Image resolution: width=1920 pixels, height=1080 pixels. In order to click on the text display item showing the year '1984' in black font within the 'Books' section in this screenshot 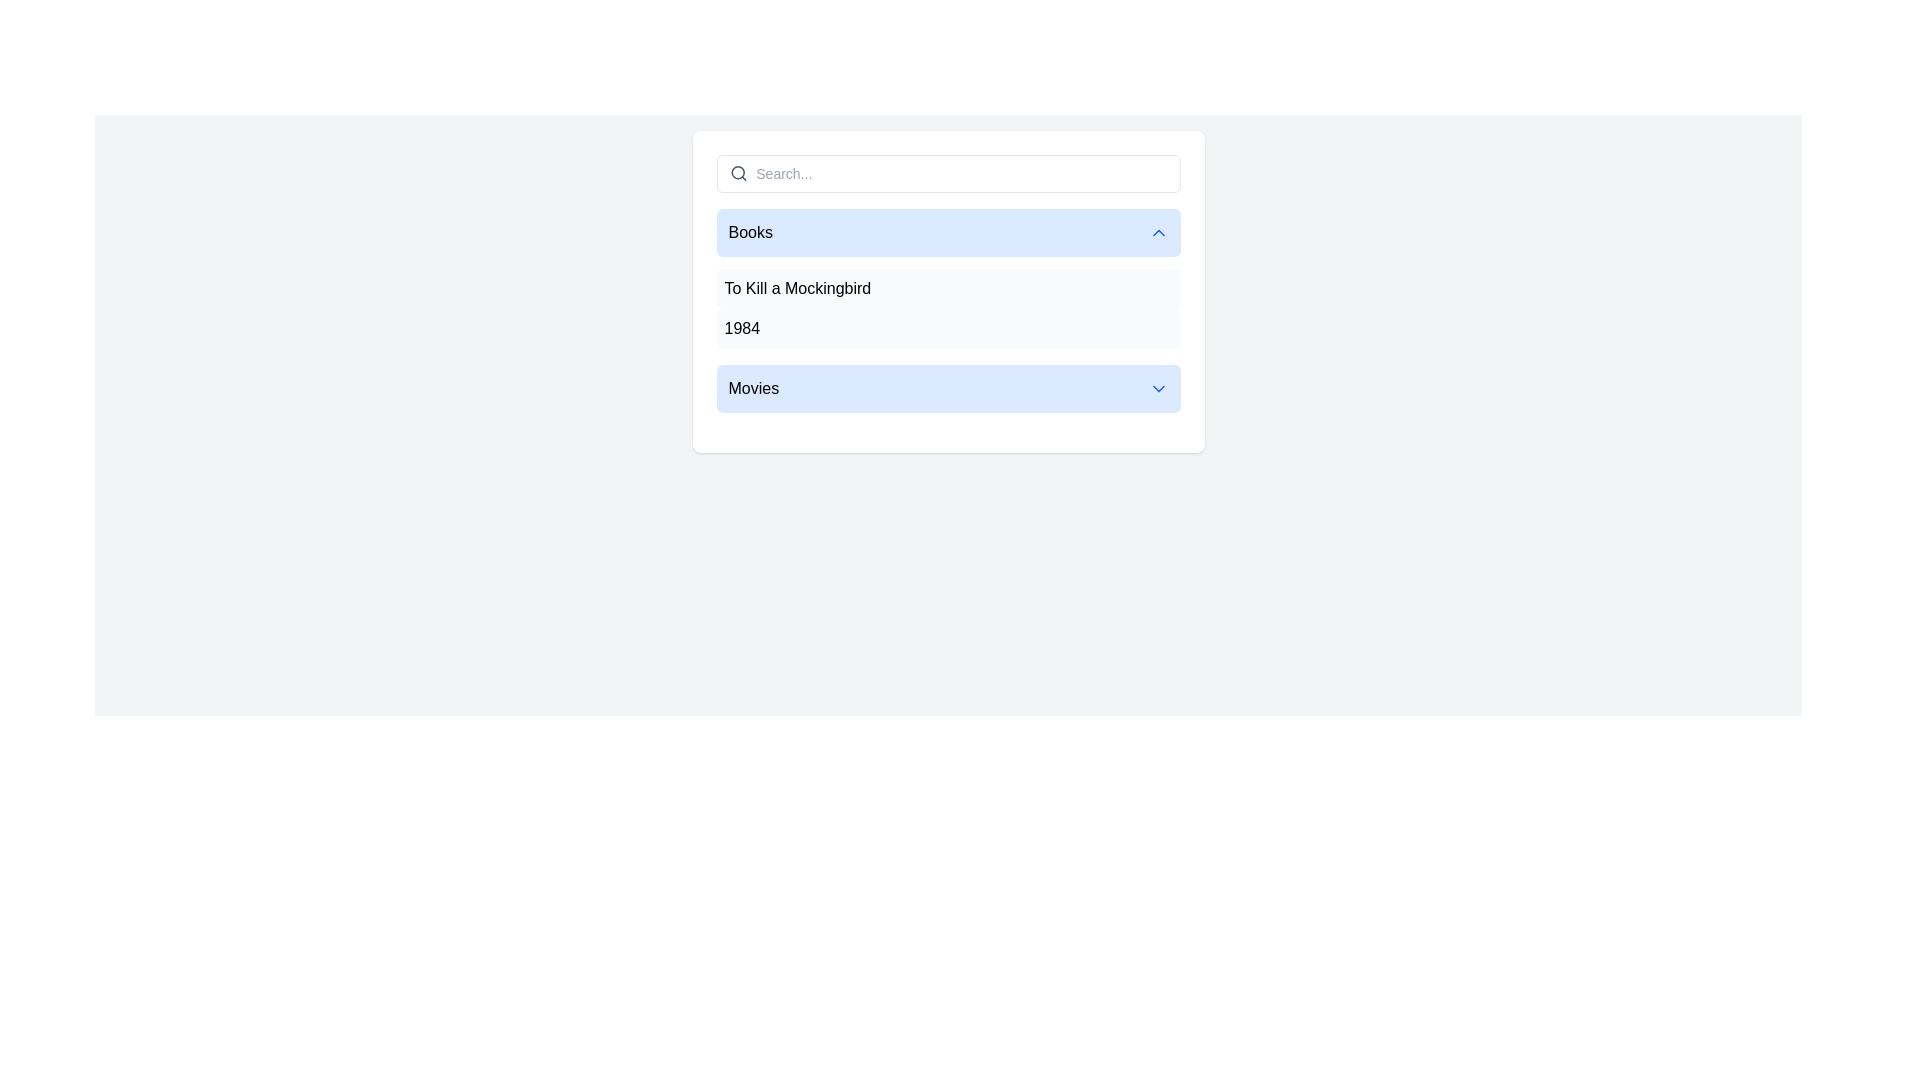, I will do `click(741, 327)`.